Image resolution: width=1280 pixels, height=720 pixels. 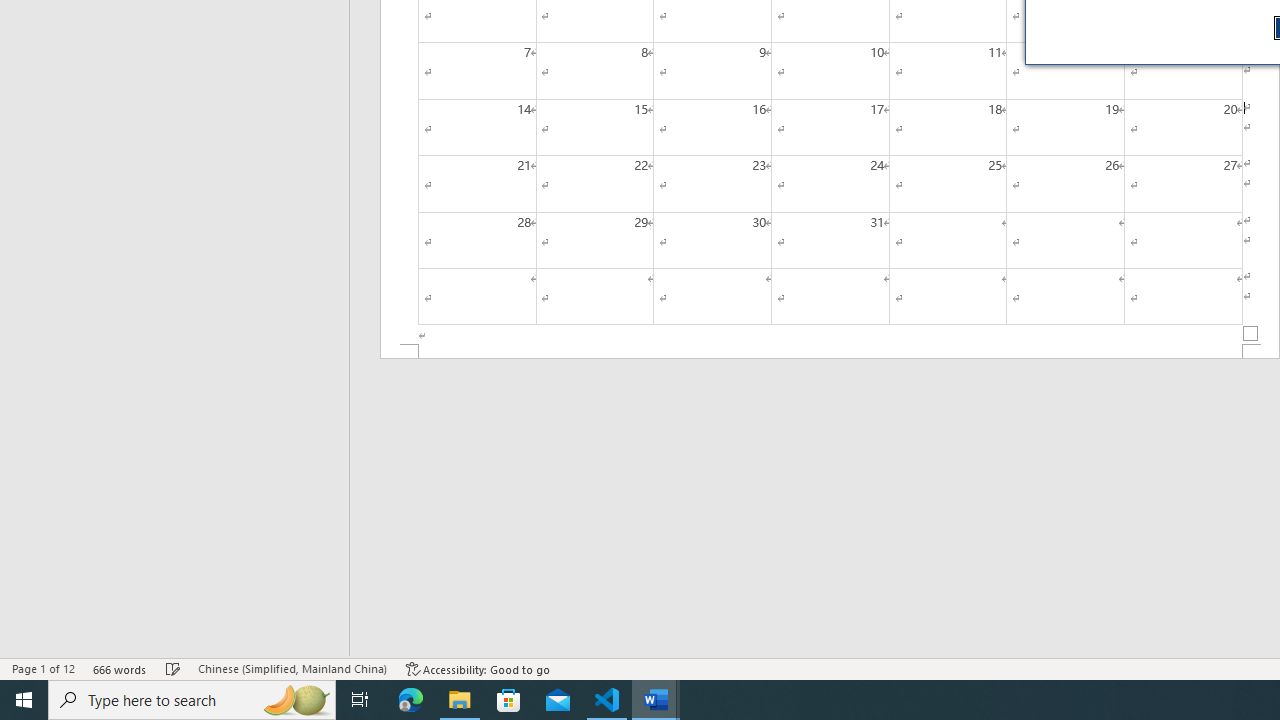 What do you see at coordinates (192, 698) in the screenshot?
I see `'Type here to search'` at bounding box center [192, 698].